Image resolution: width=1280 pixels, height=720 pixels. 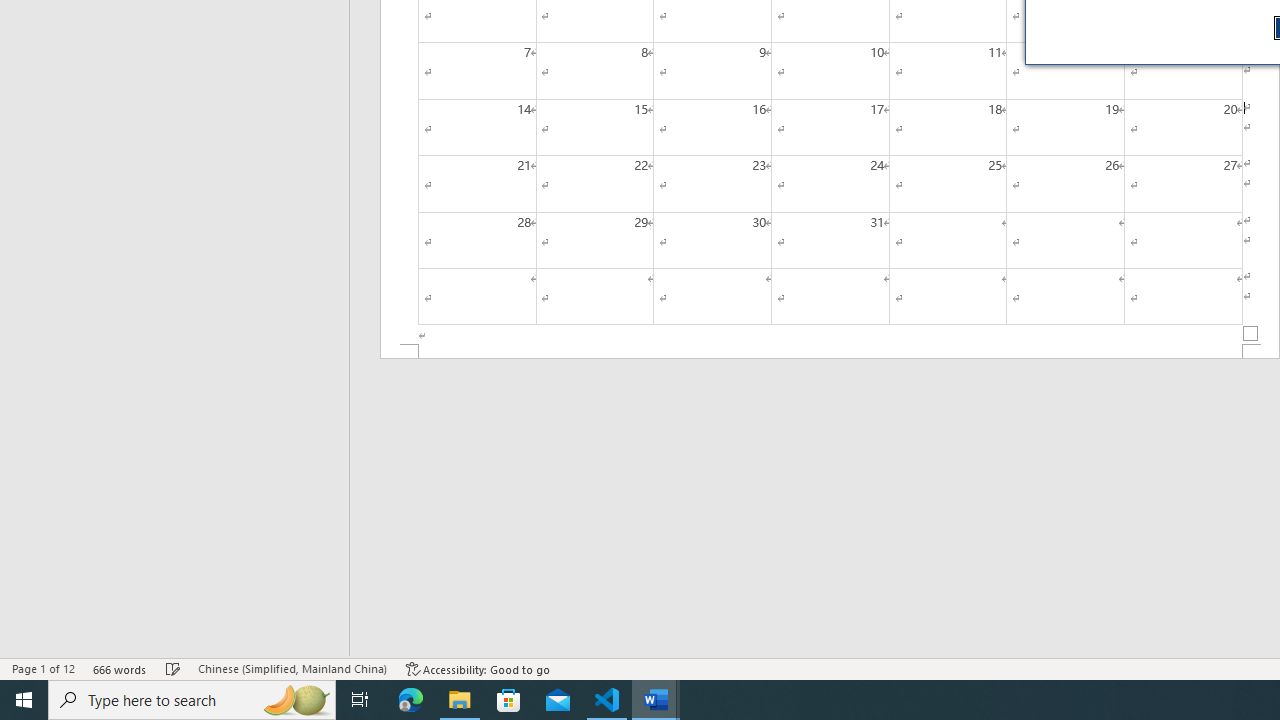 What do you see at coordinates (192, 698) in the screenshot?
I see `'Type here to search'` at bounding box center [192, 698].